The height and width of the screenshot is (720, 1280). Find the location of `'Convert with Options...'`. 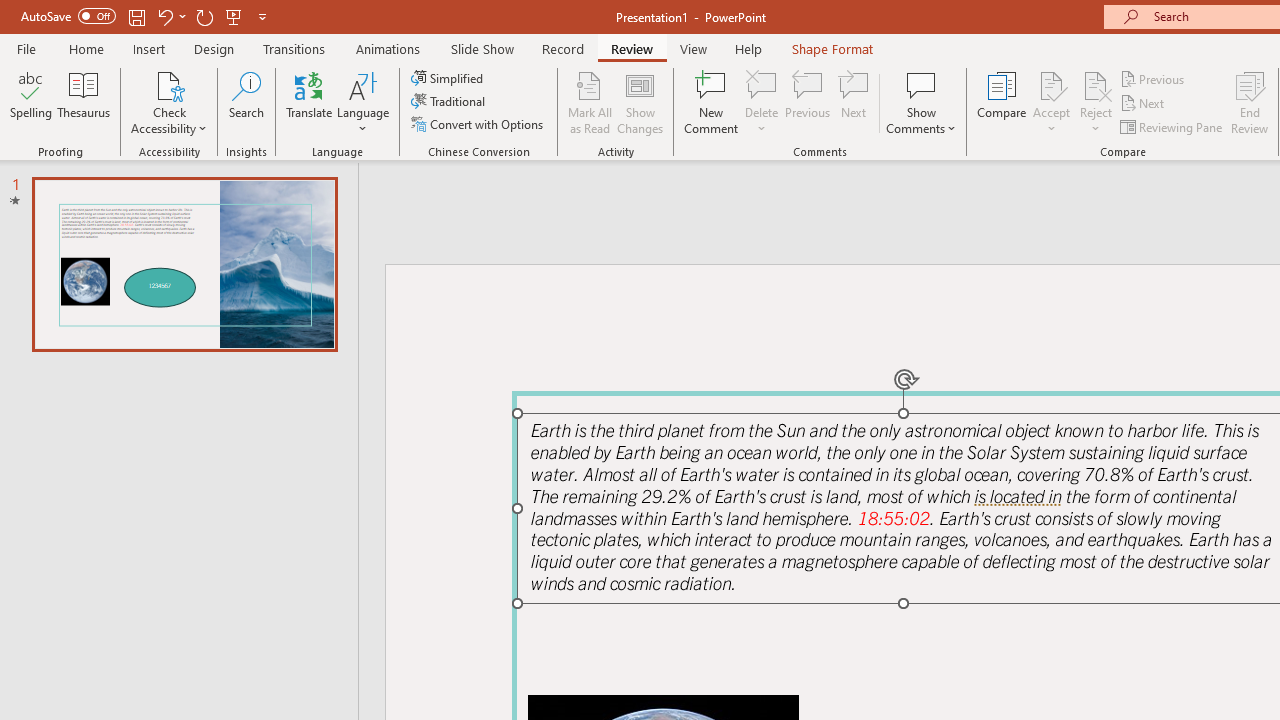

'Convert with Options...' is located at coordinates (478, 124).